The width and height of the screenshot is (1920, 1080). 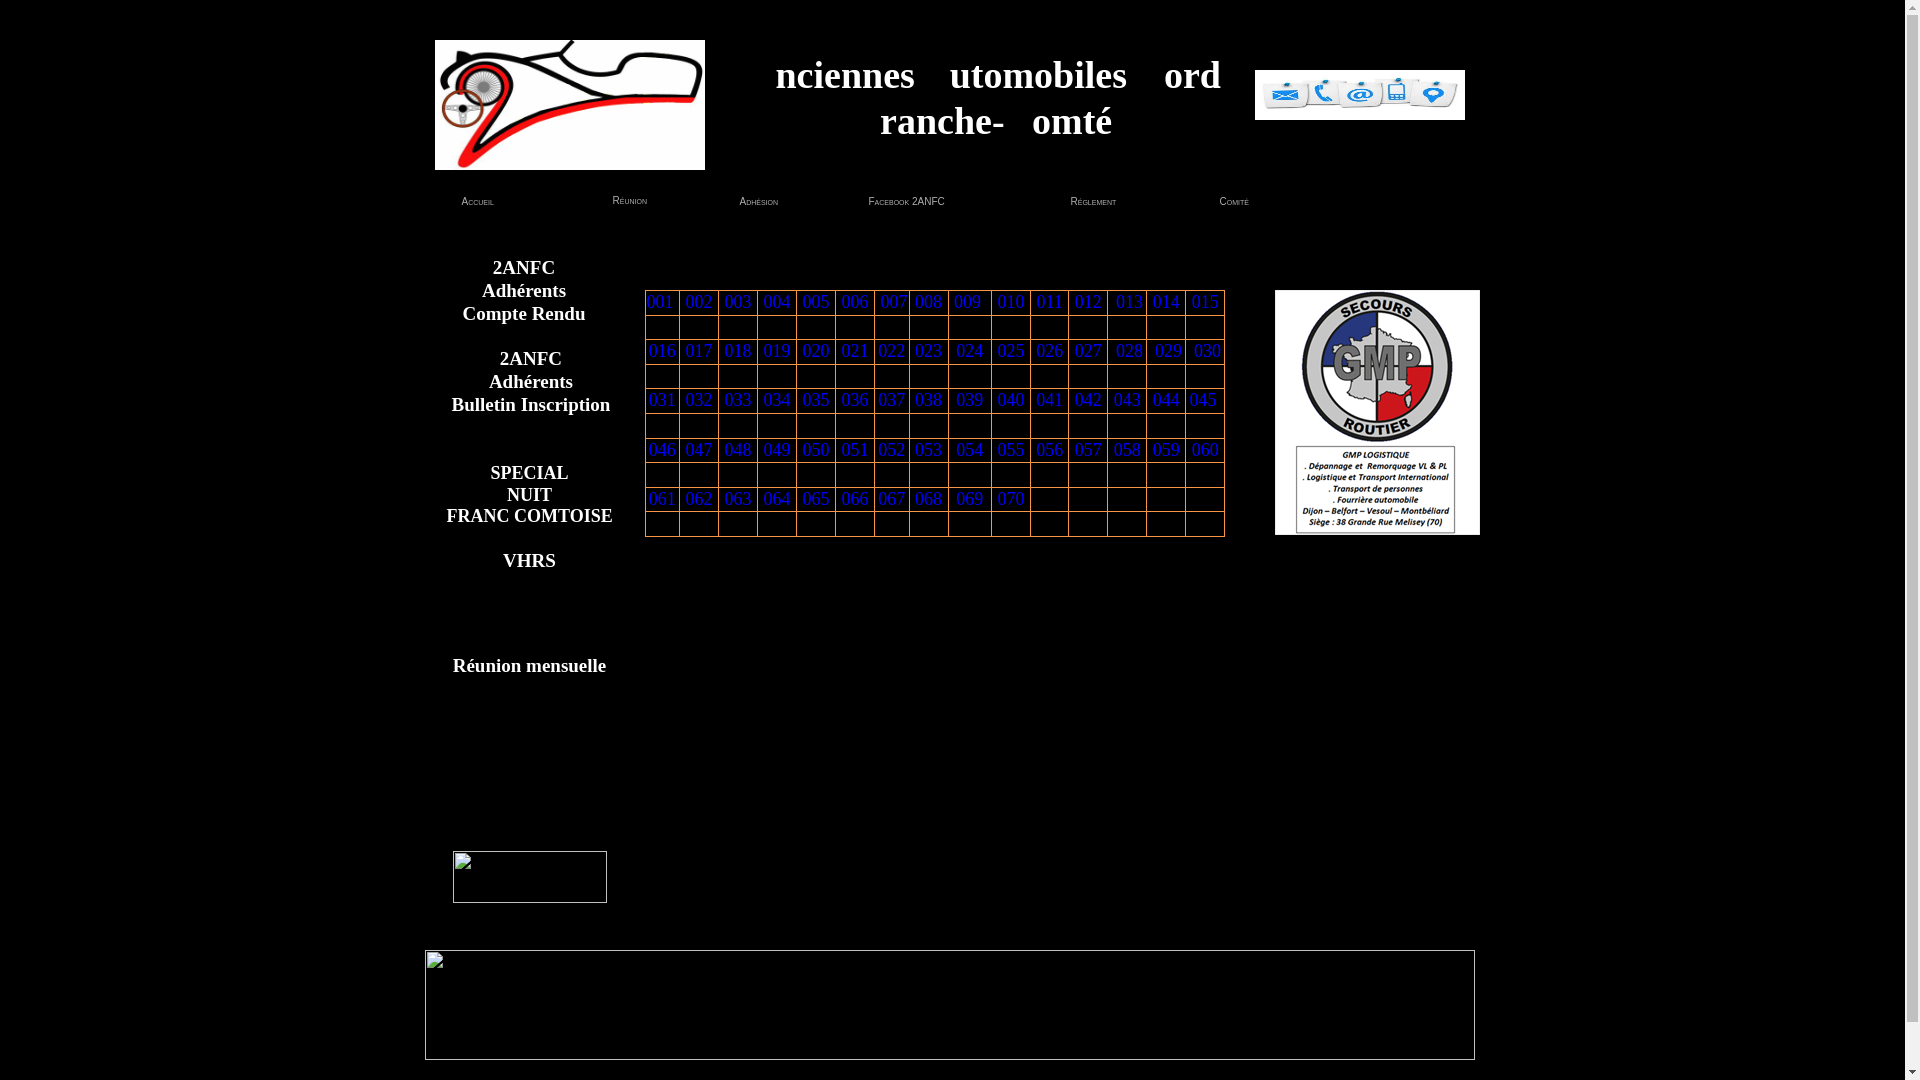 What do you see at coordinates (1204, 450) in the screenshot?
I see `'060'` at bounding box center [1204, 450].